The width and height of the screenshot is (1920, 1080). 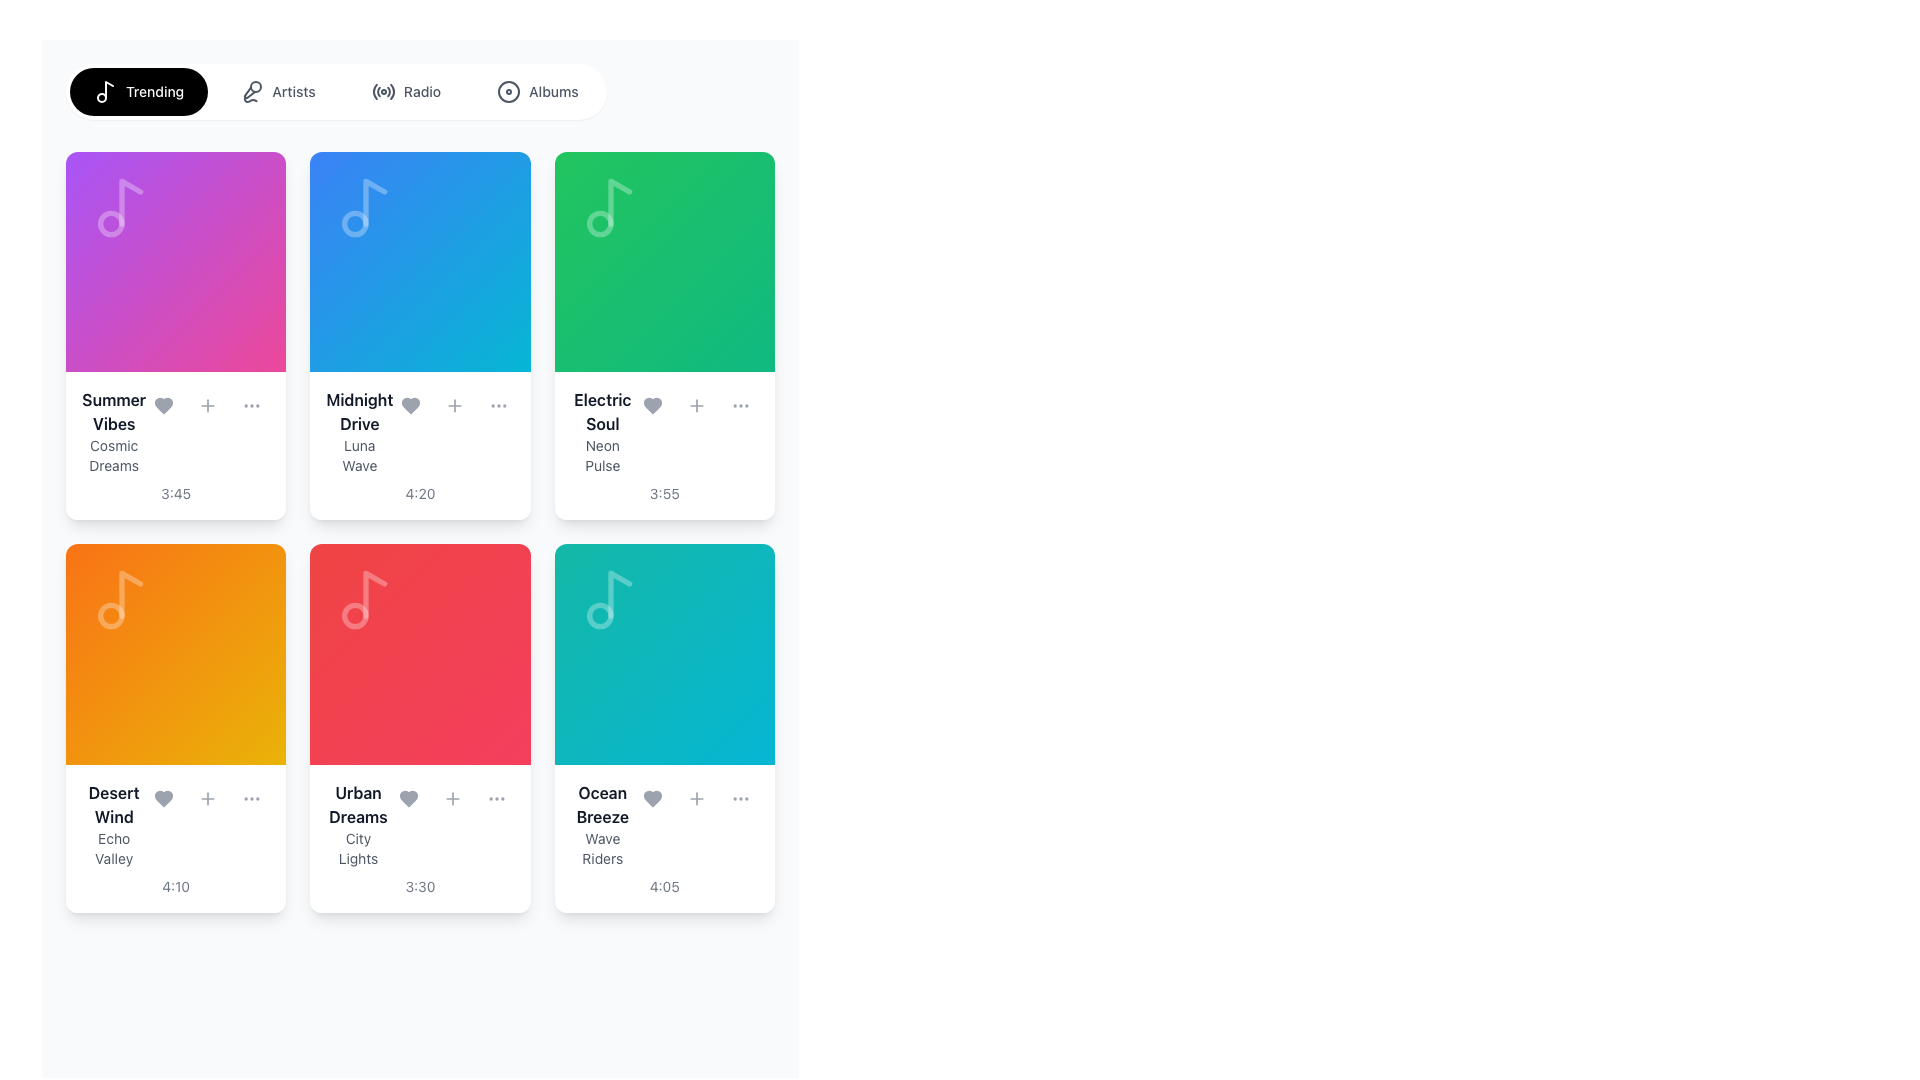 I want to click on the middle button in the horizontal row of three elements at the bottom of the 'Urban Dreams' music card, so click(x=451, y=797).